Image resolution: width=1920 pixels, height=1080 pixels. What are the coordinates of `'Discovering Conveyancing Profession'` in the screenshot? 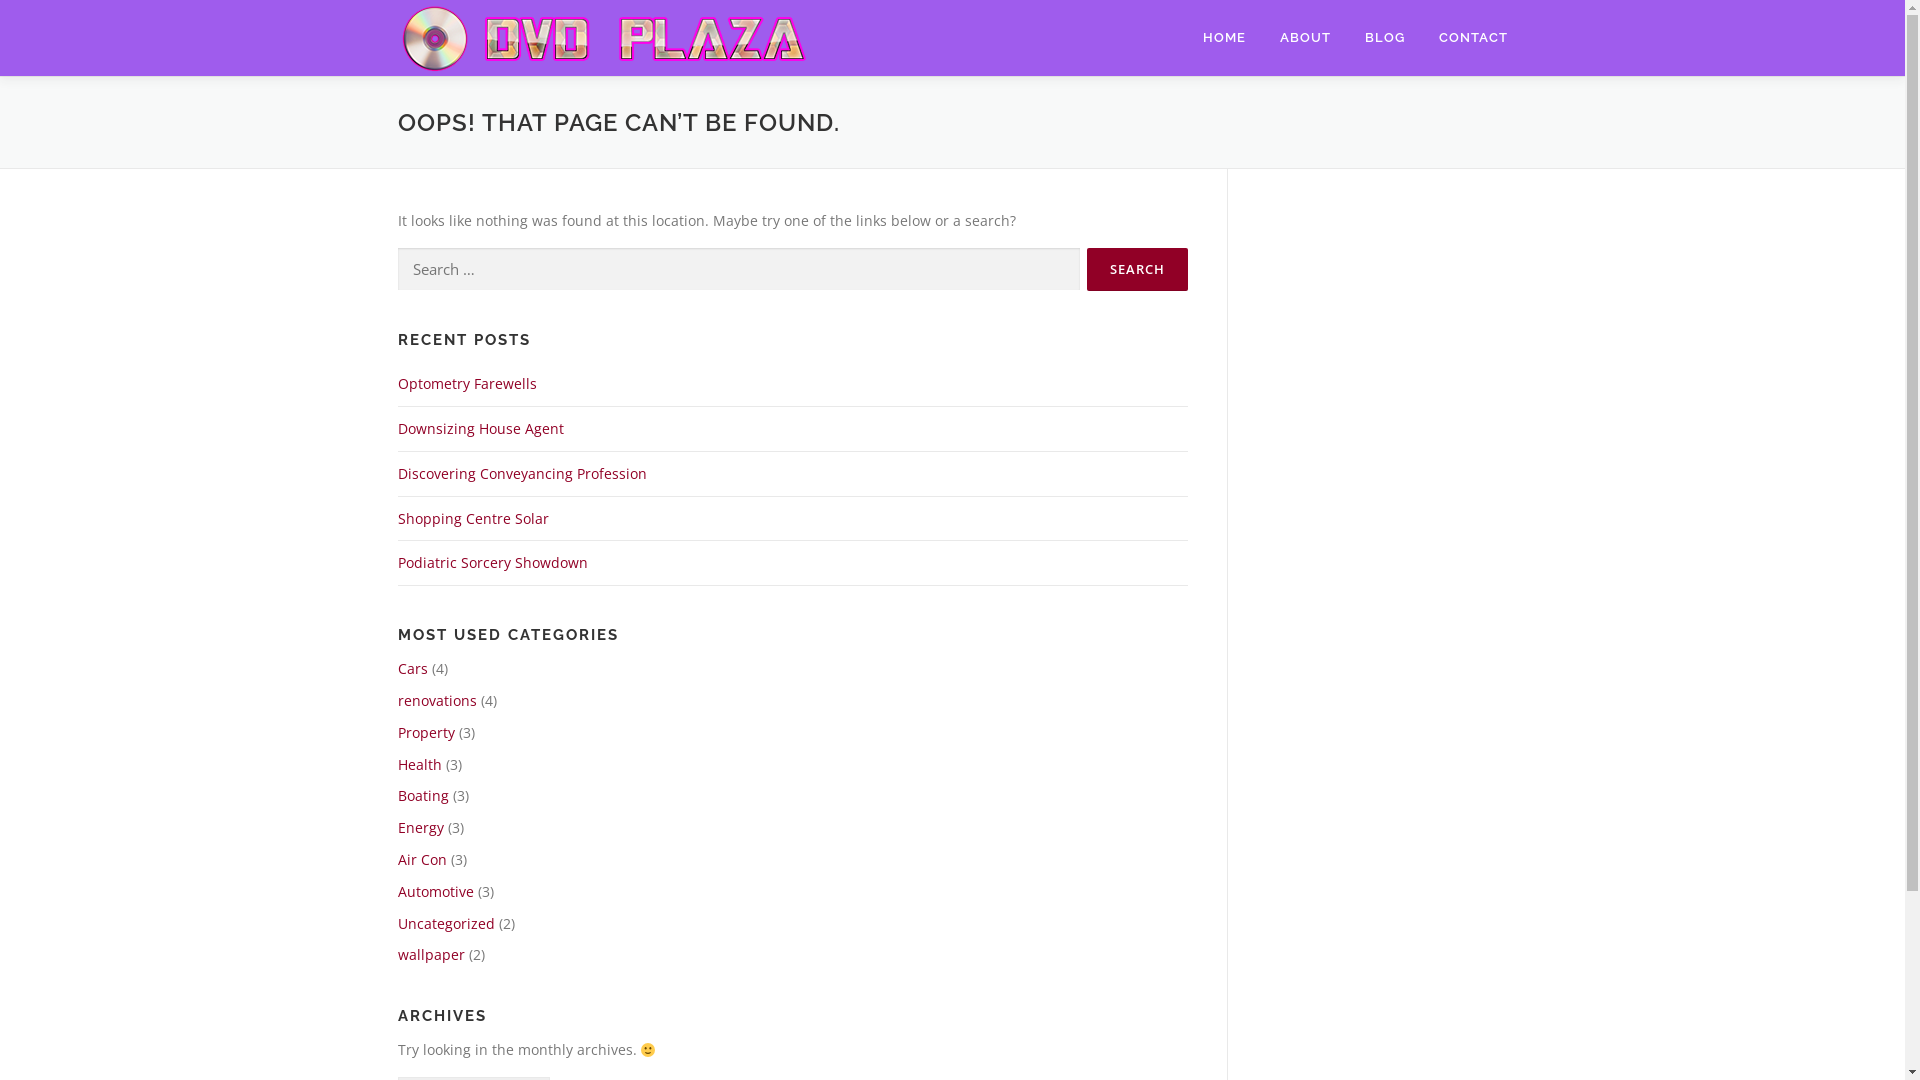 It's located at (522, 473).